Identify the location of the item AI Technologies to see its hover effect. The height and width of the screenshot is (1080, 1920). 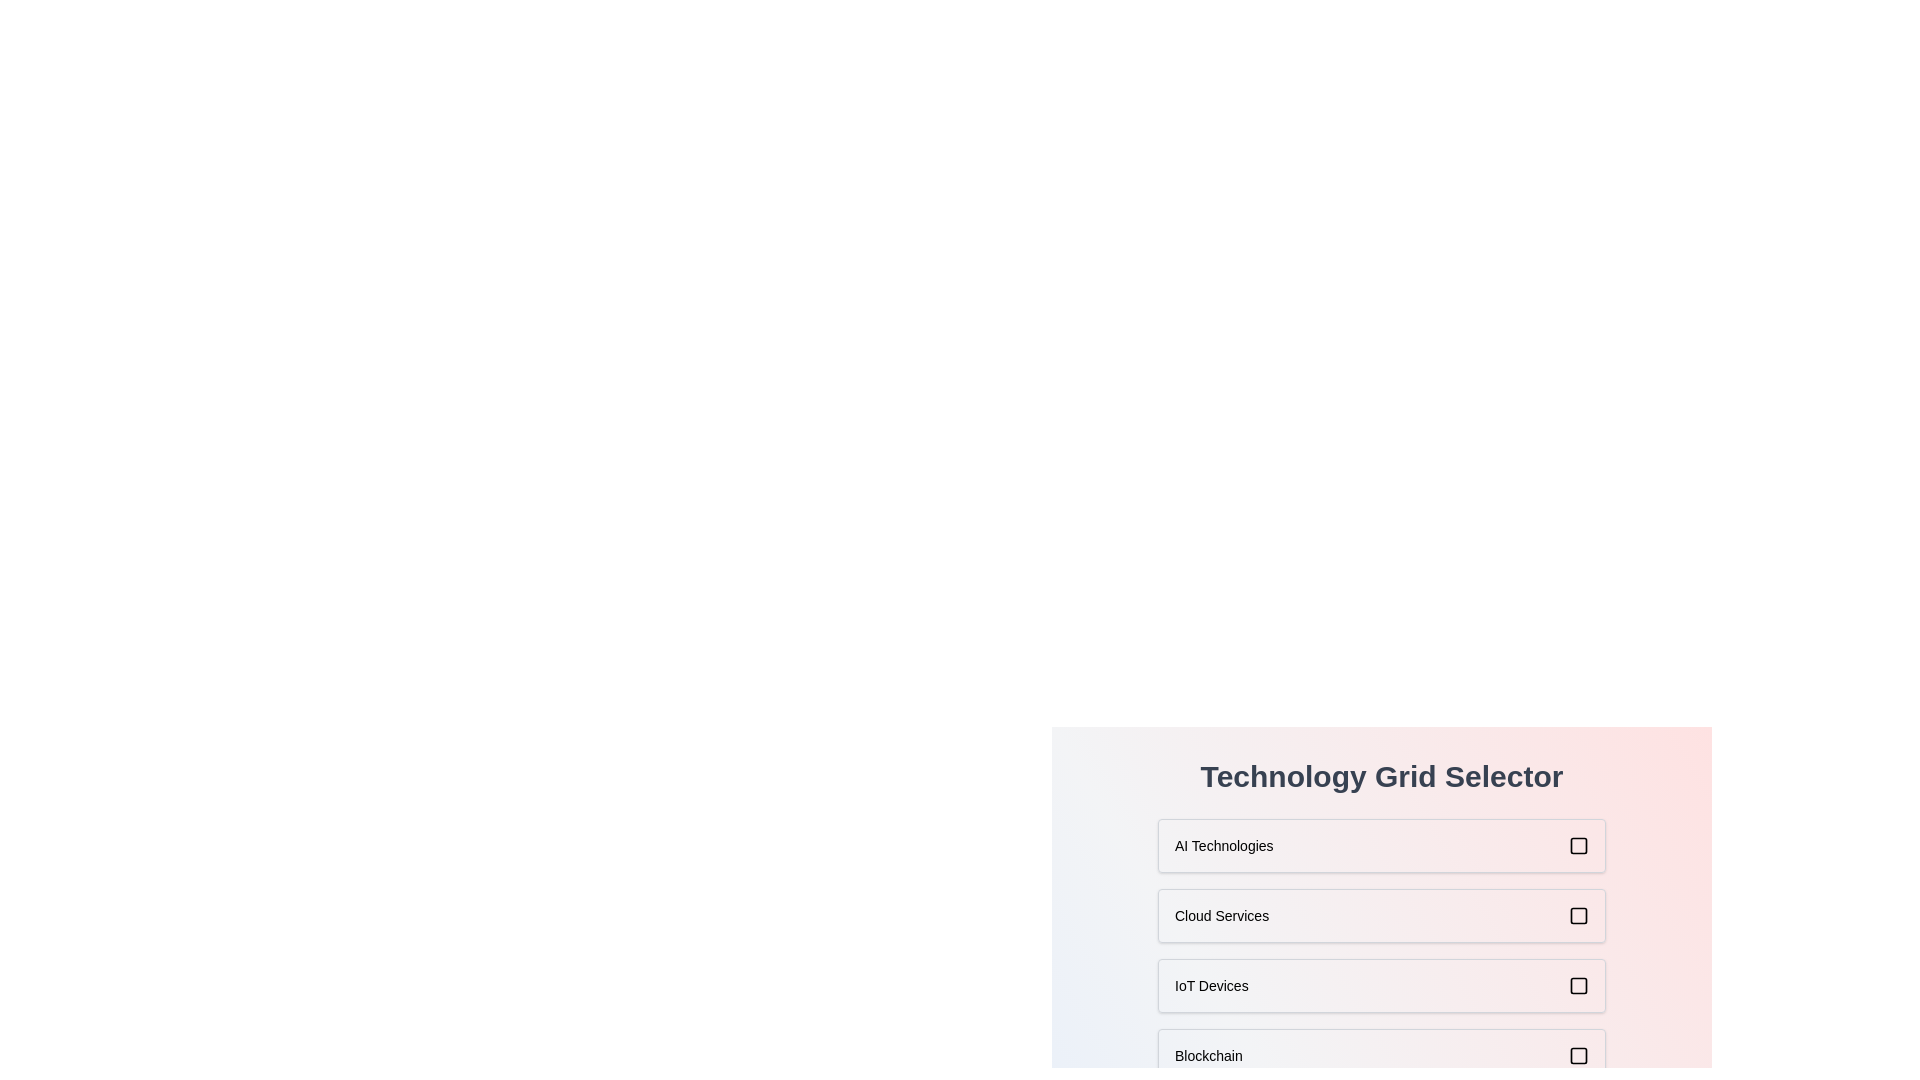
(1381, 845).